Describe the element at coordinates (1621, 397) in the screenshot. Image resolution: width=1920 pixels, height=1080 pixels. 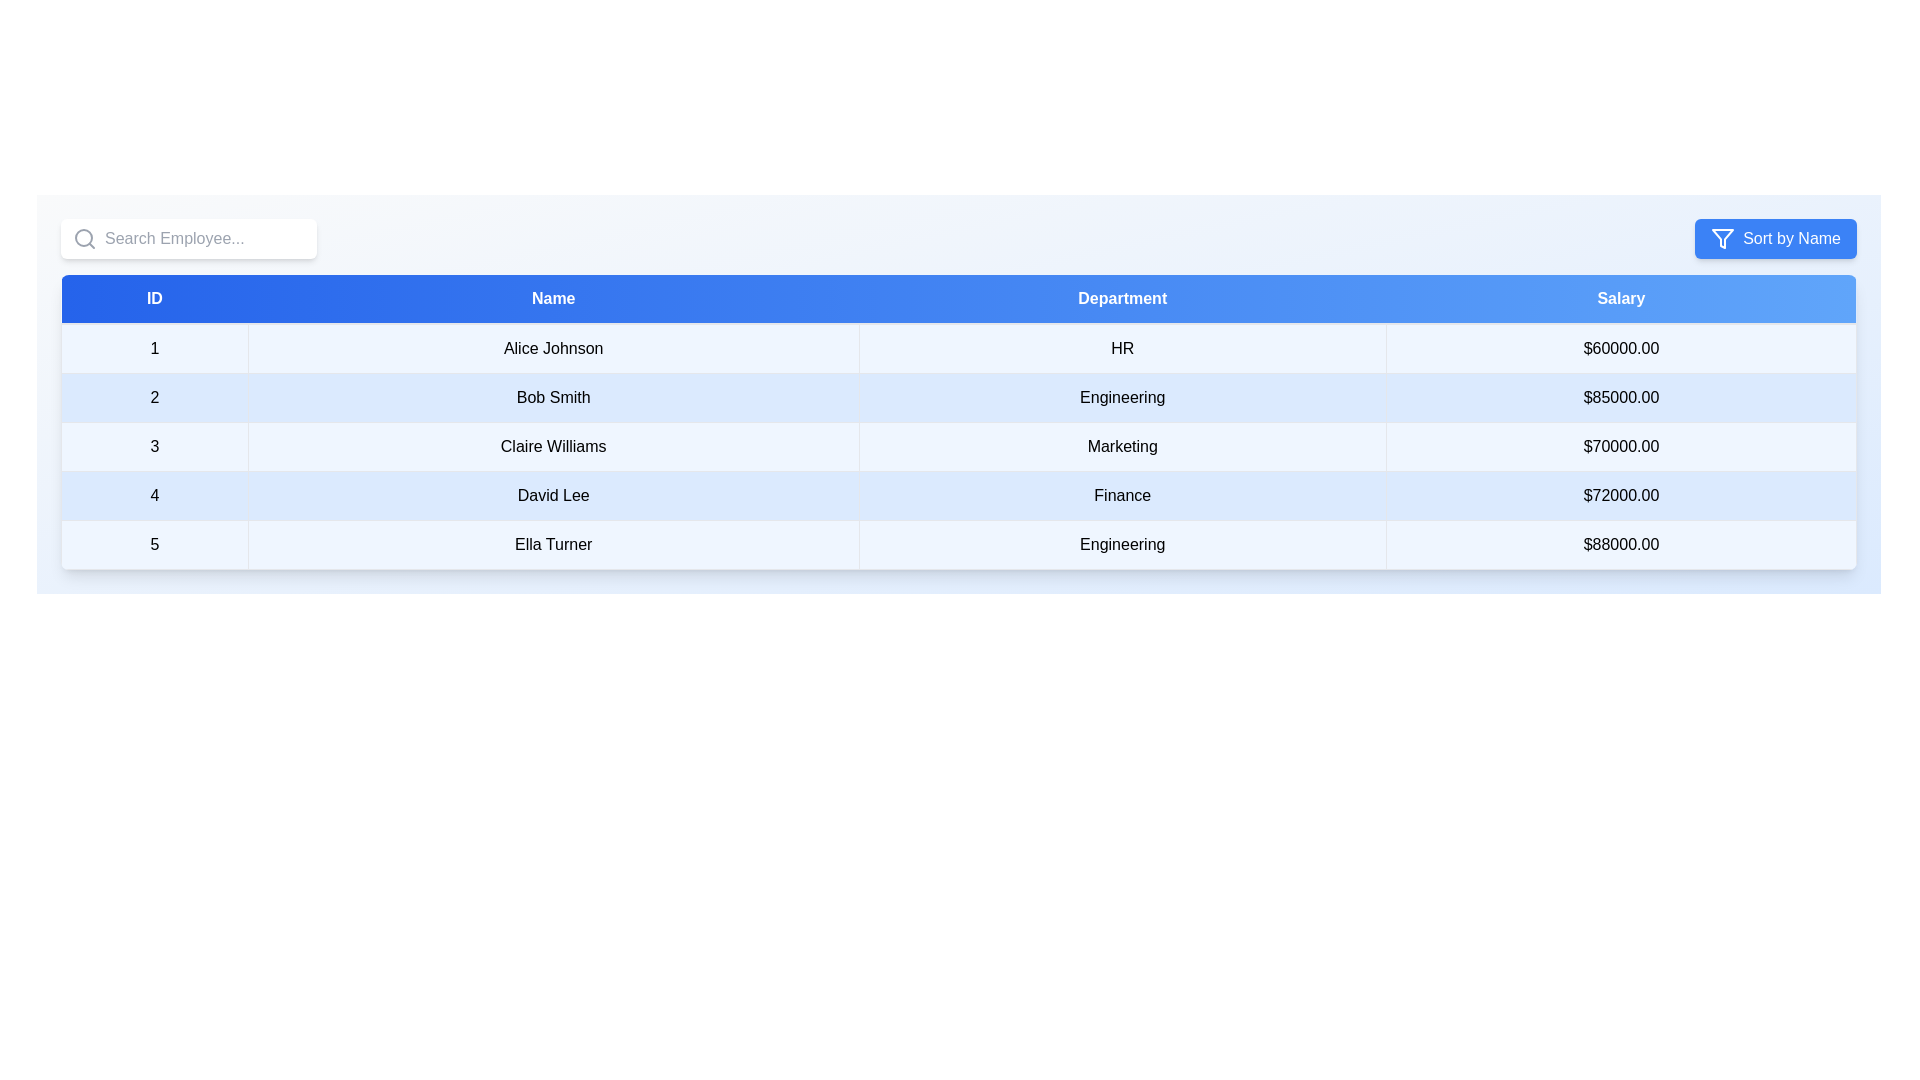
I see `the static text element displaying the salary value for the employee 'Bob Smith', located in the fourth column and second row of the table` at that location.